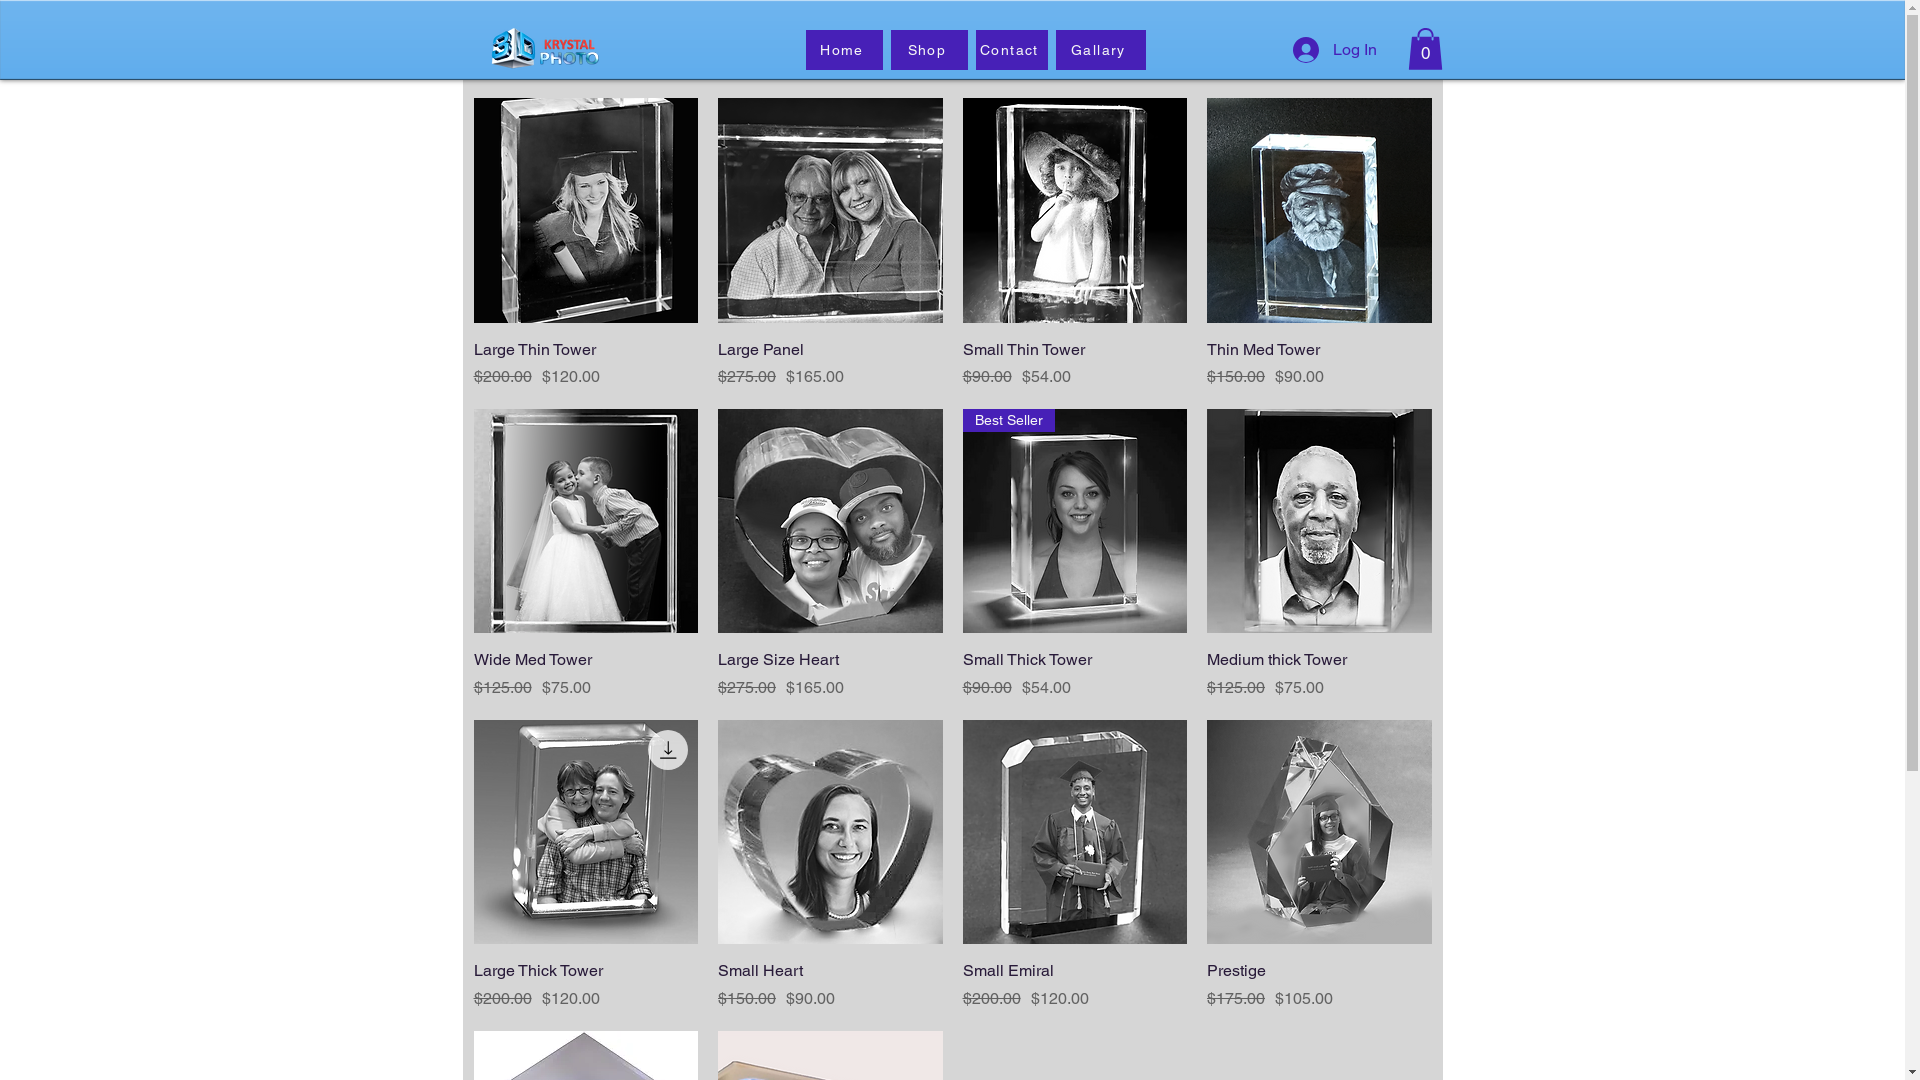 Image resolution: width=1920 pixels, height=1080 pixels. Describe the element at coordinates (844, 49) in the screenshot. I see `'Home'` at that location.